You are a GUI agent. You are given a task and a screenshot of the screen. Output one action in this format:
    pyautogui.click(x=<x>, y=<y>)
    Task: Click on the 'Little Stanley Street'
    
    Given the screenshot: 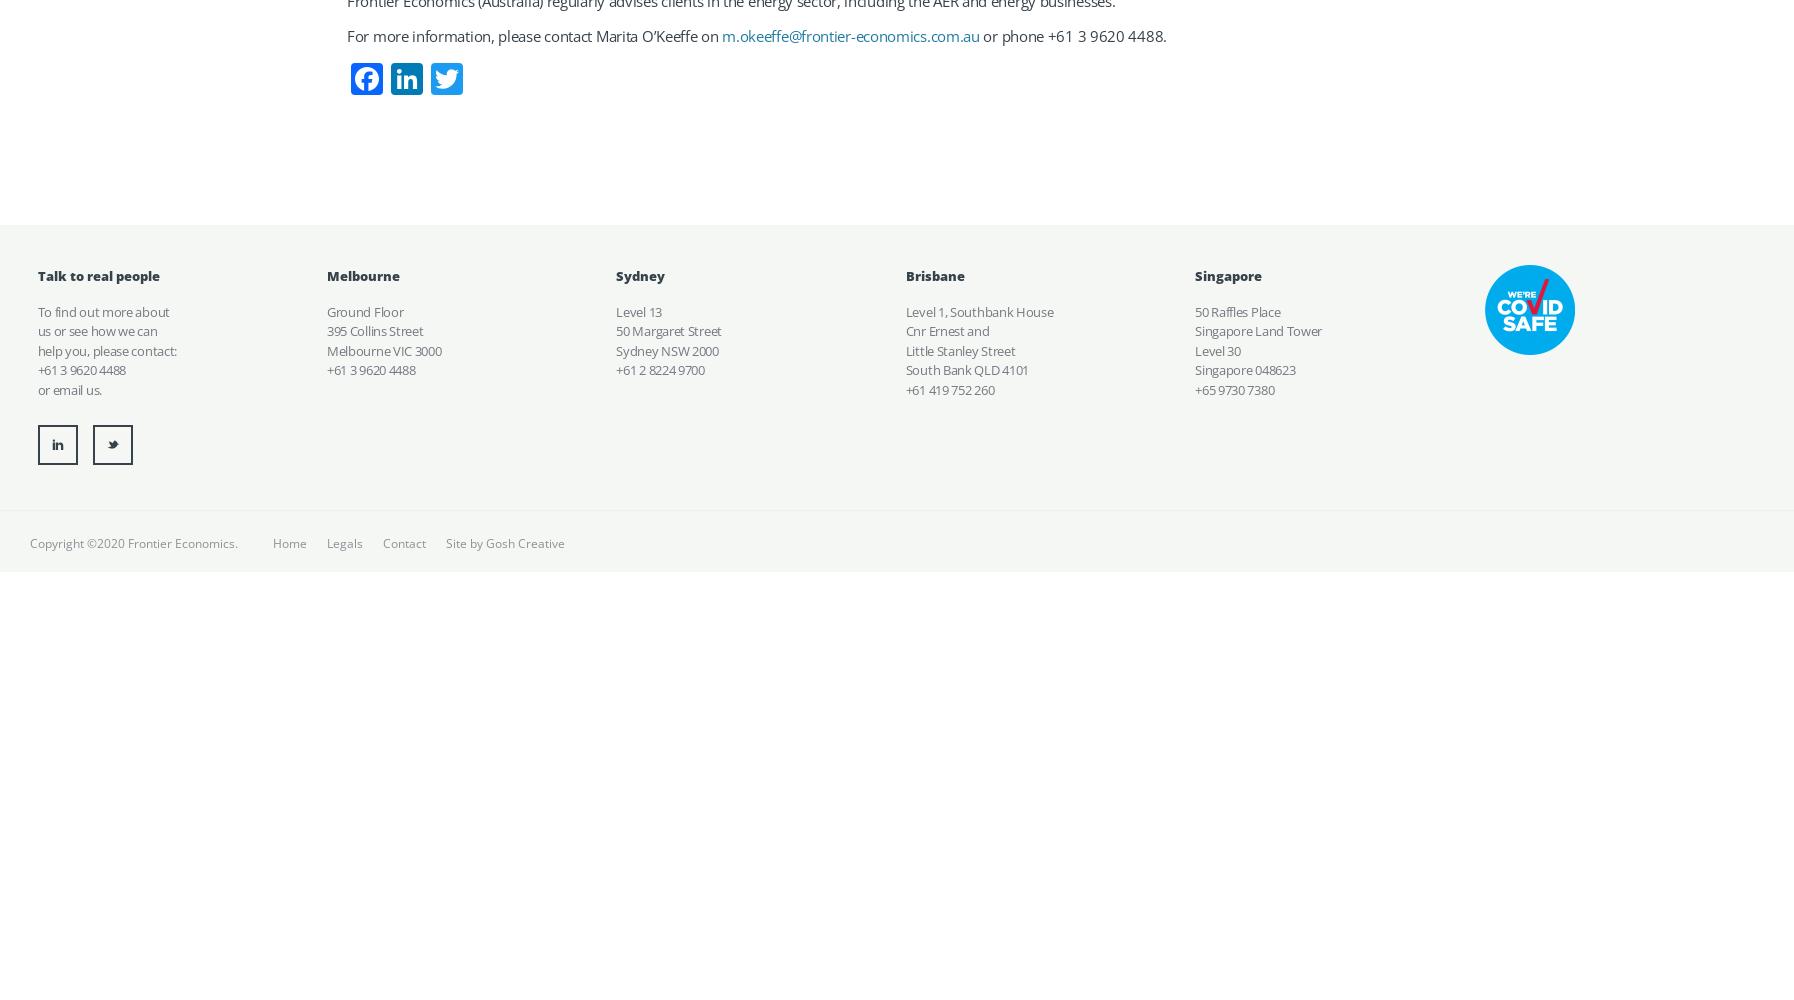 What is the action you would take?
    pyautogui.click(x=958, y=349)
    